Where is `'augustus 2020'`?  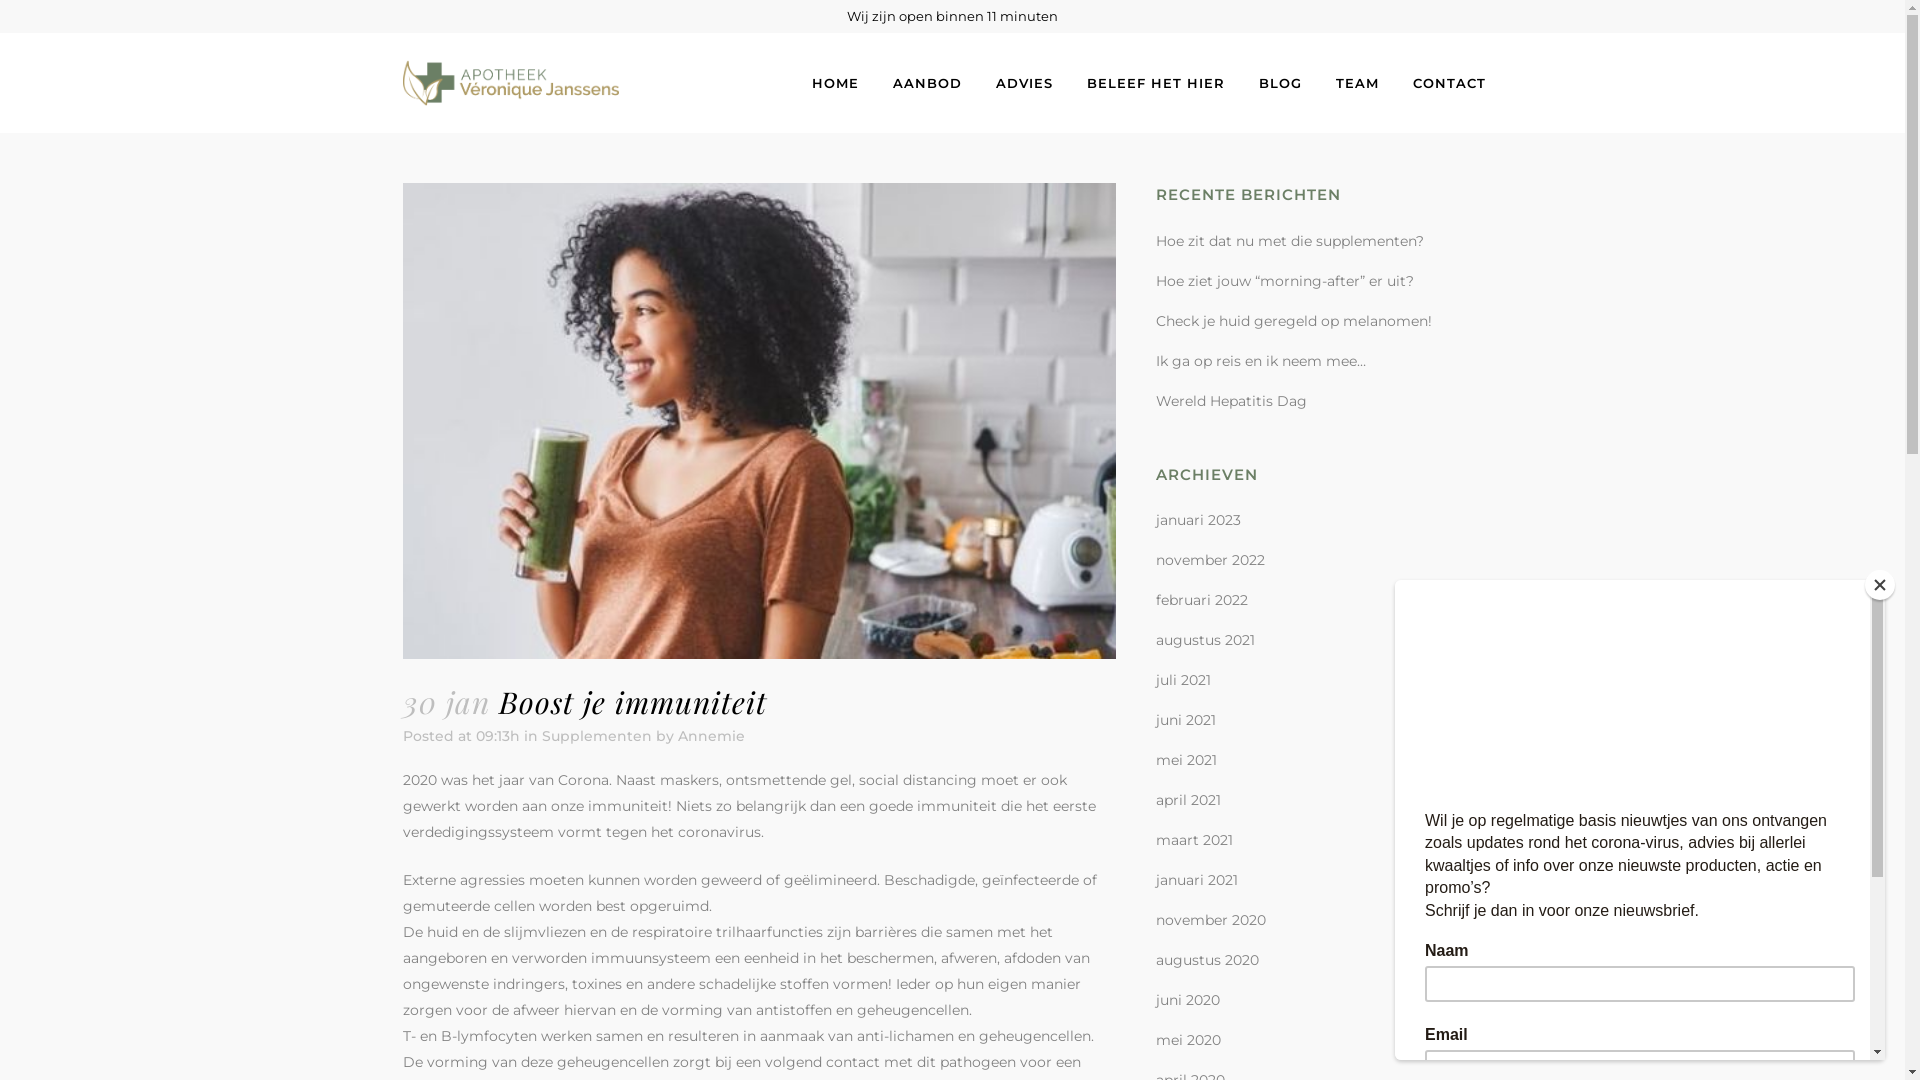 'augustus 2020' is located at coordinates (1156, 959).